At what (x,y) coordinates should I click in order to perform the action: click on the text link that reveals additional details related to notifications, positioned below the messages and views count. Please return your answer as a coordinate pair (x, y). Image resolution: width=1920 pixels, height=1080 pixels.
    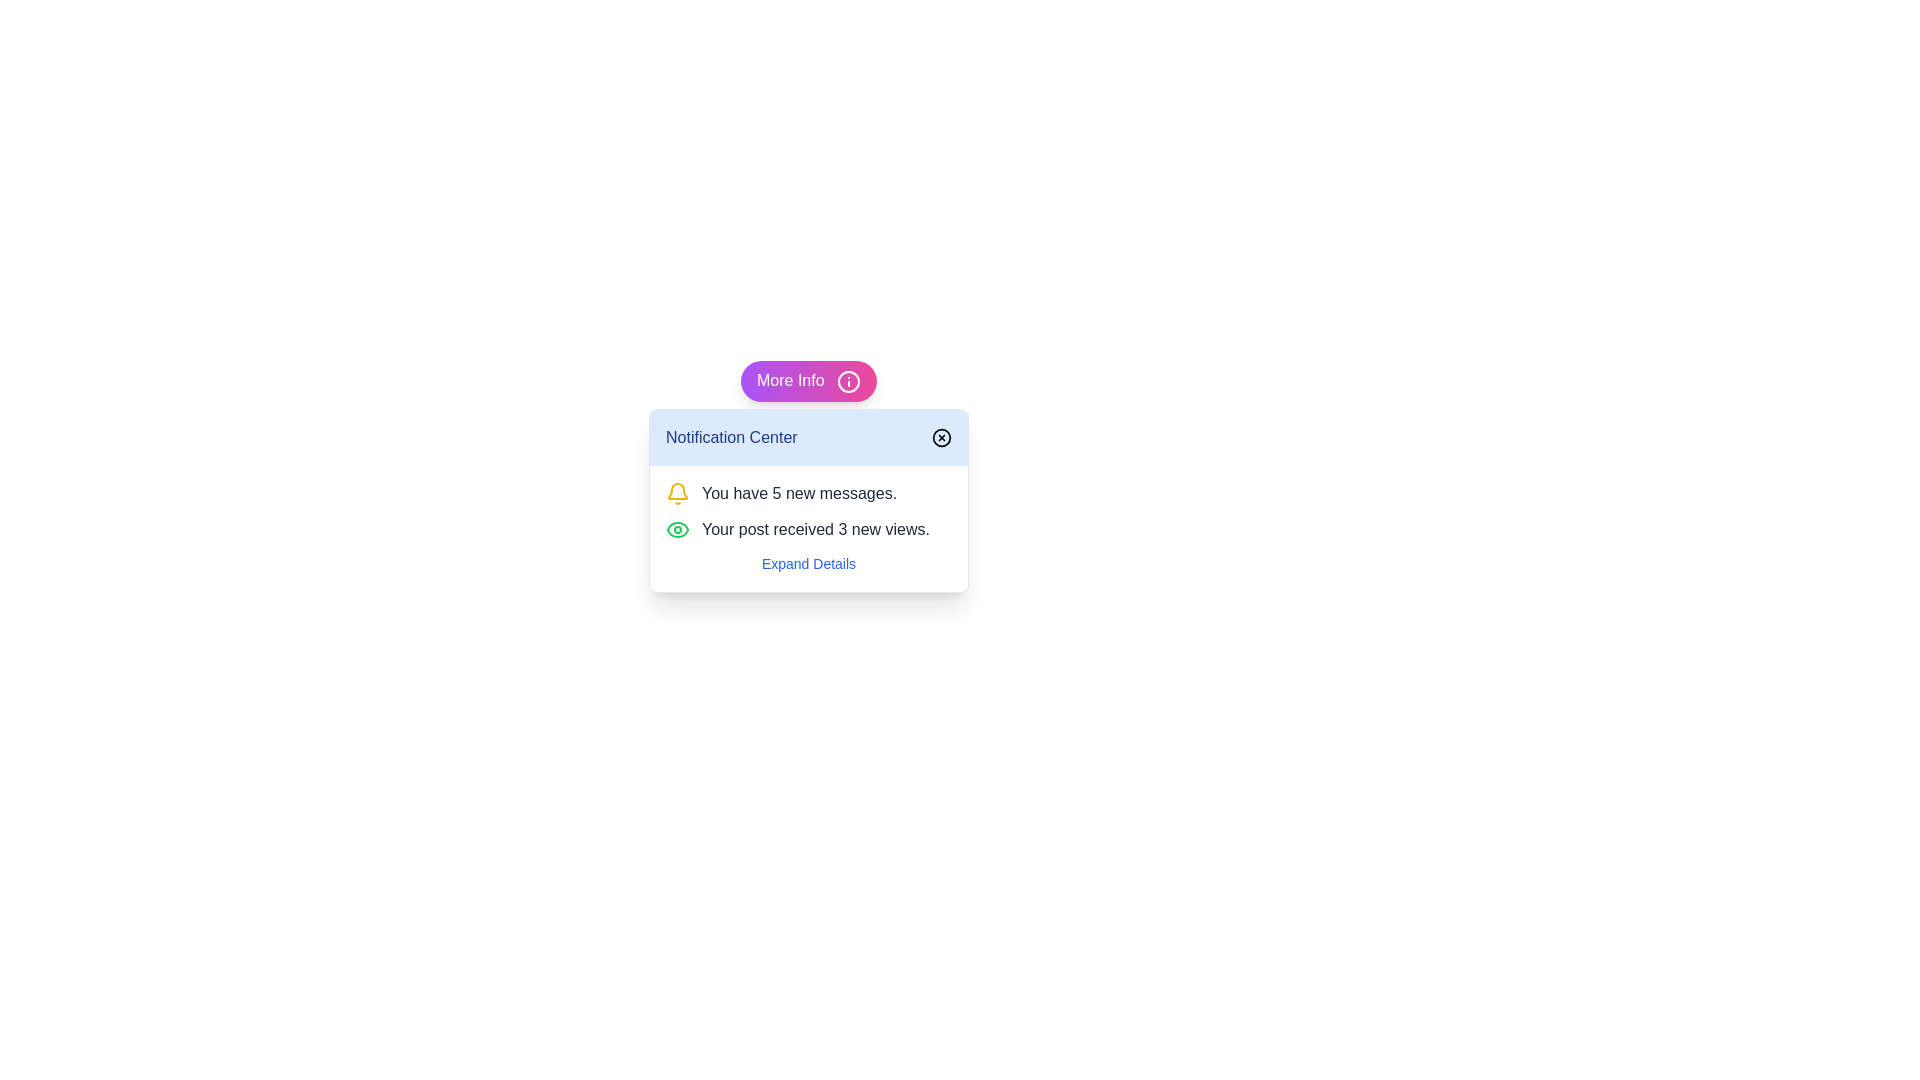
    Looking at the image, I should click on (808, 563).